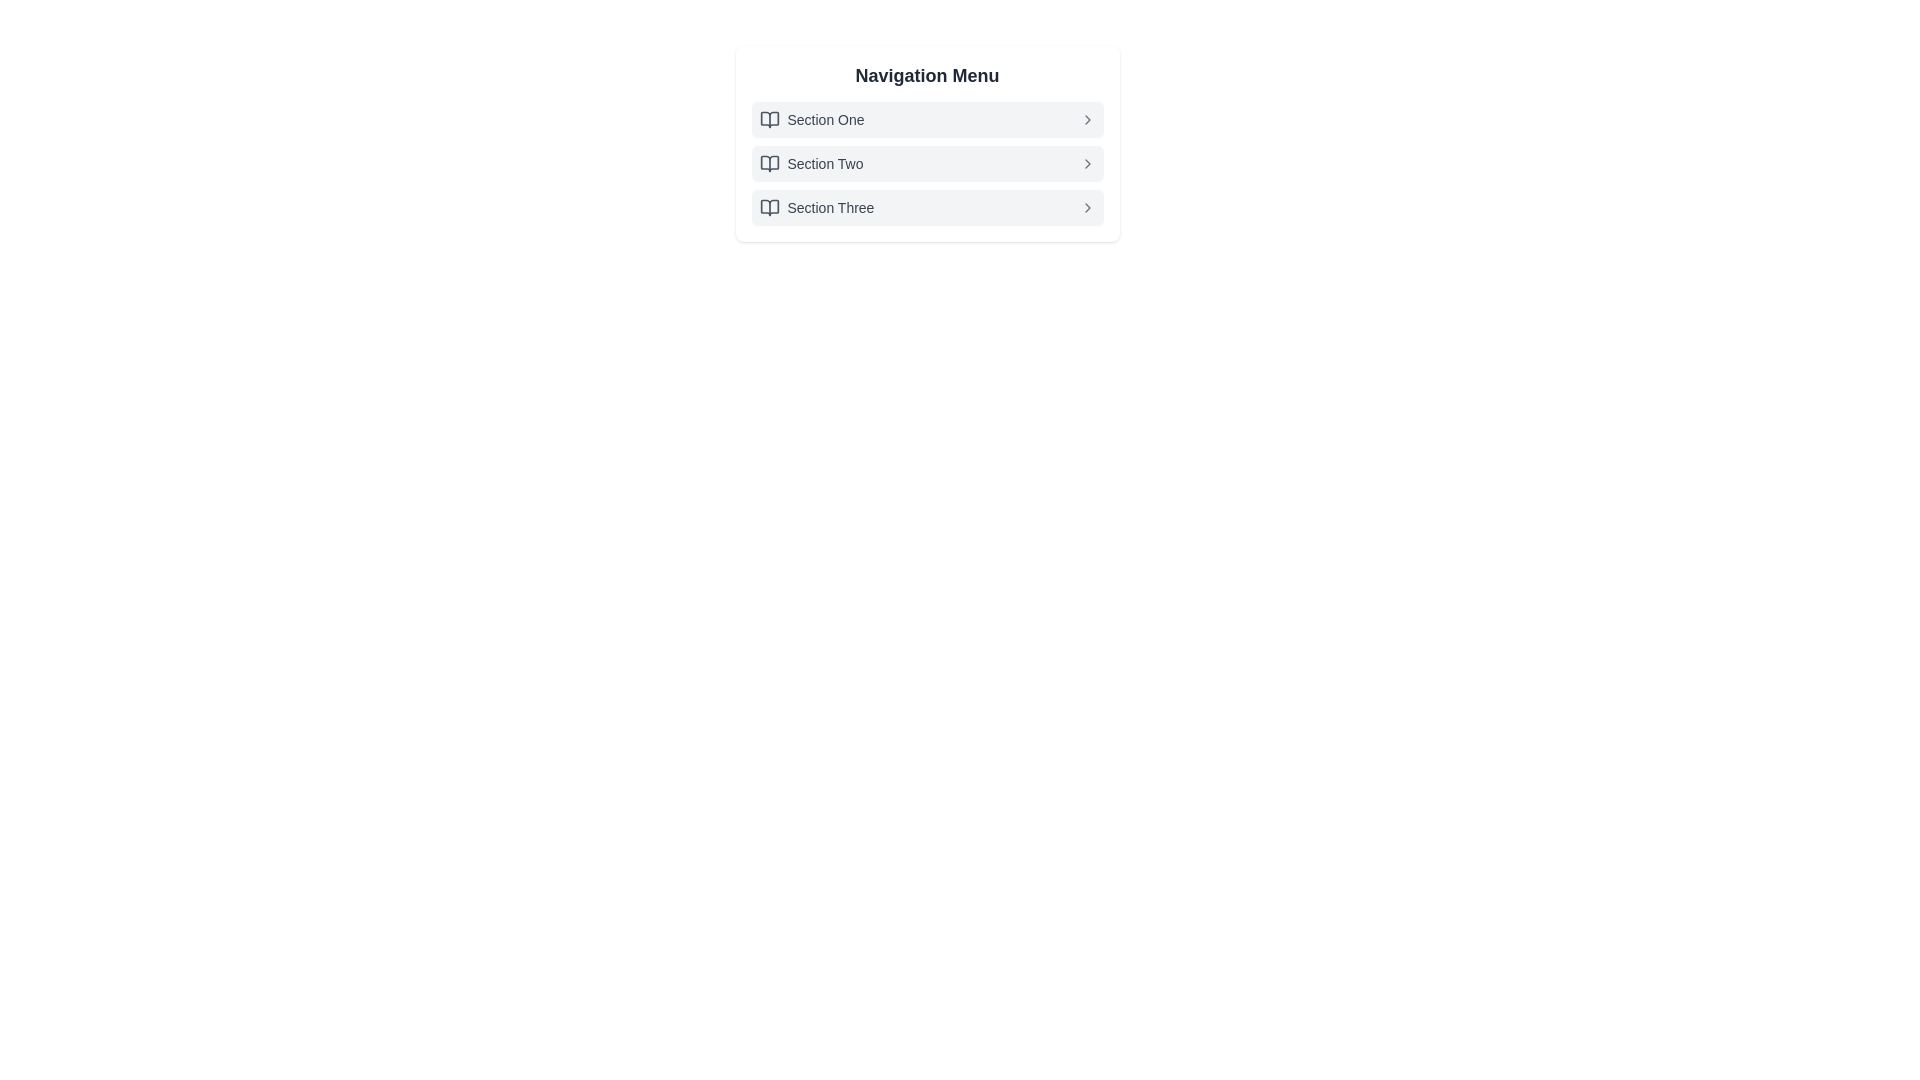  Describe the element at coordinates (926, 163) in the screenshot. I see `the second list item within the 'Navigation Menu'` at that location.